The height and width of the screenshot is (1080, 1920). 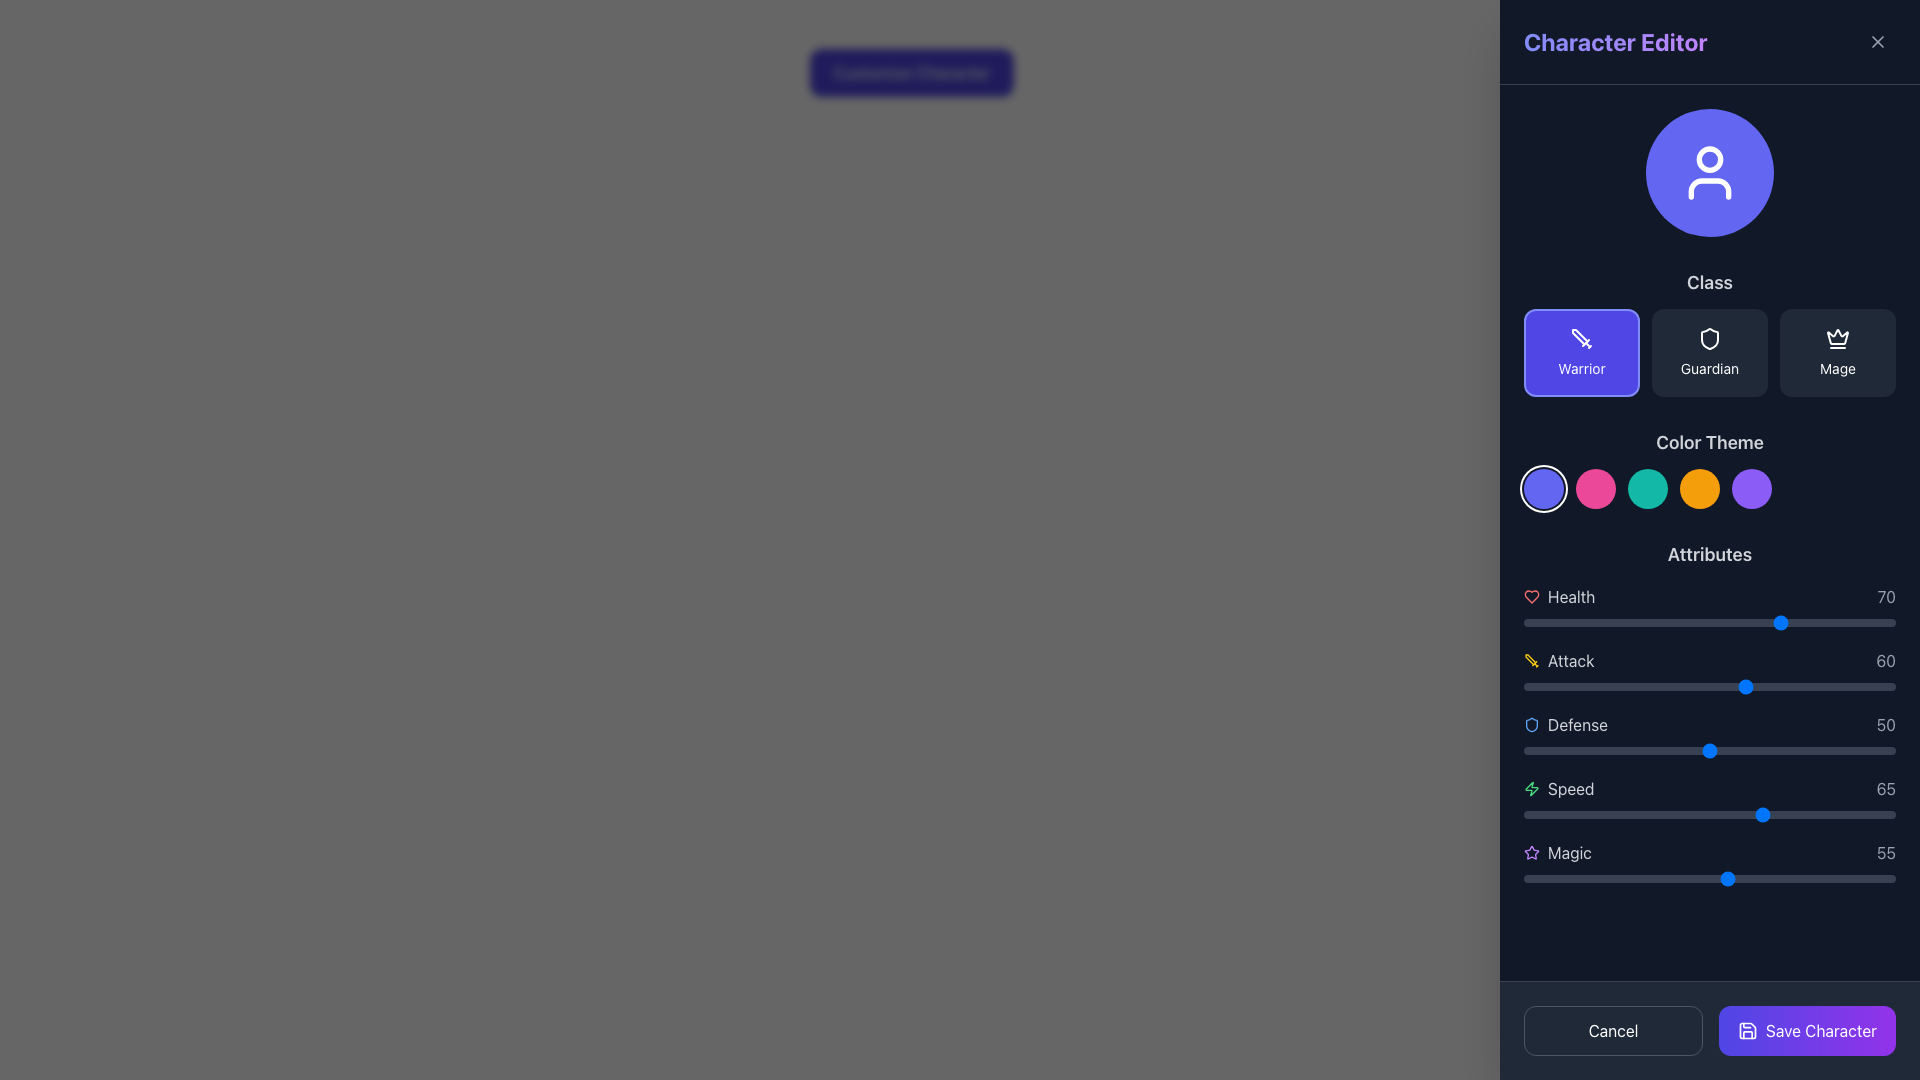 I want to click on the defense attribute, so click(x=1773, y=751).